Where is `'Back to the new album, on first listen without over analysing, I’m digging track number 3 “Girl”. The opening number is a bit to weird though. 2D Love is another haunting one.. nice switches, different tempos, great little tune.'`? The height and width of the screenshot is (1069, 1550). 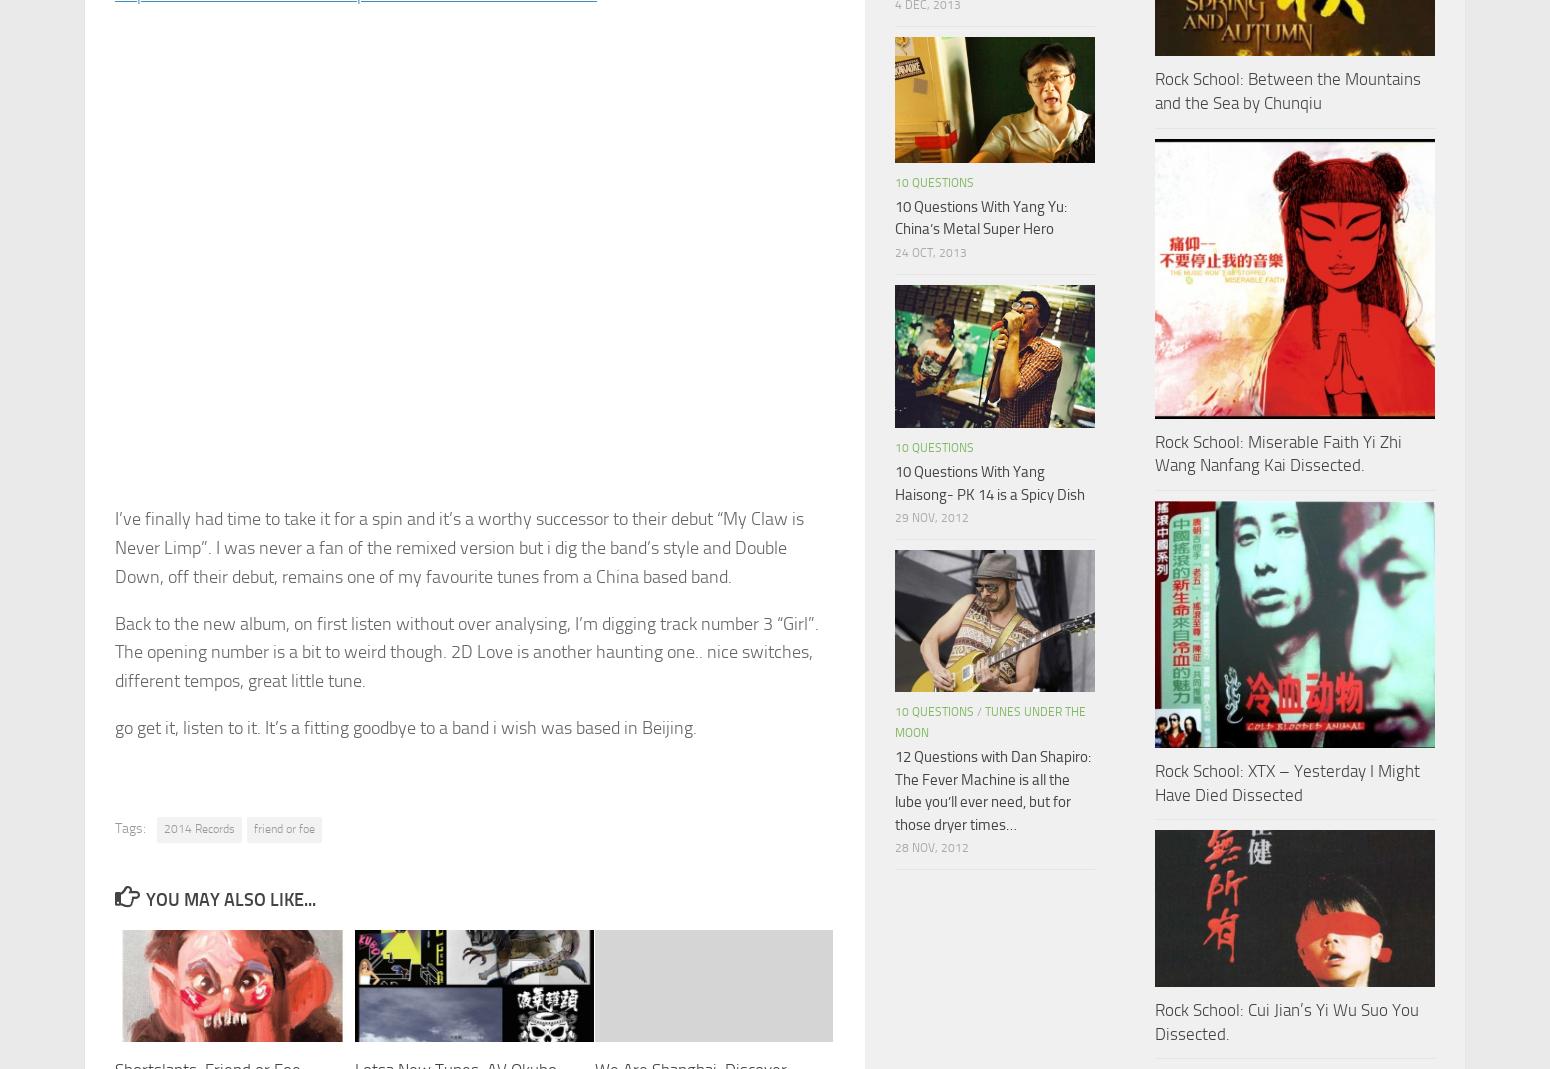 'Back to the new album, on first listen without over analysing, I’m digging track number 3 “Girl”. The opening number is a bit to weird though. 2D Love is another haunting one.. nice switches, different tempos, great little tune.' is located at coordinates (466, 650).